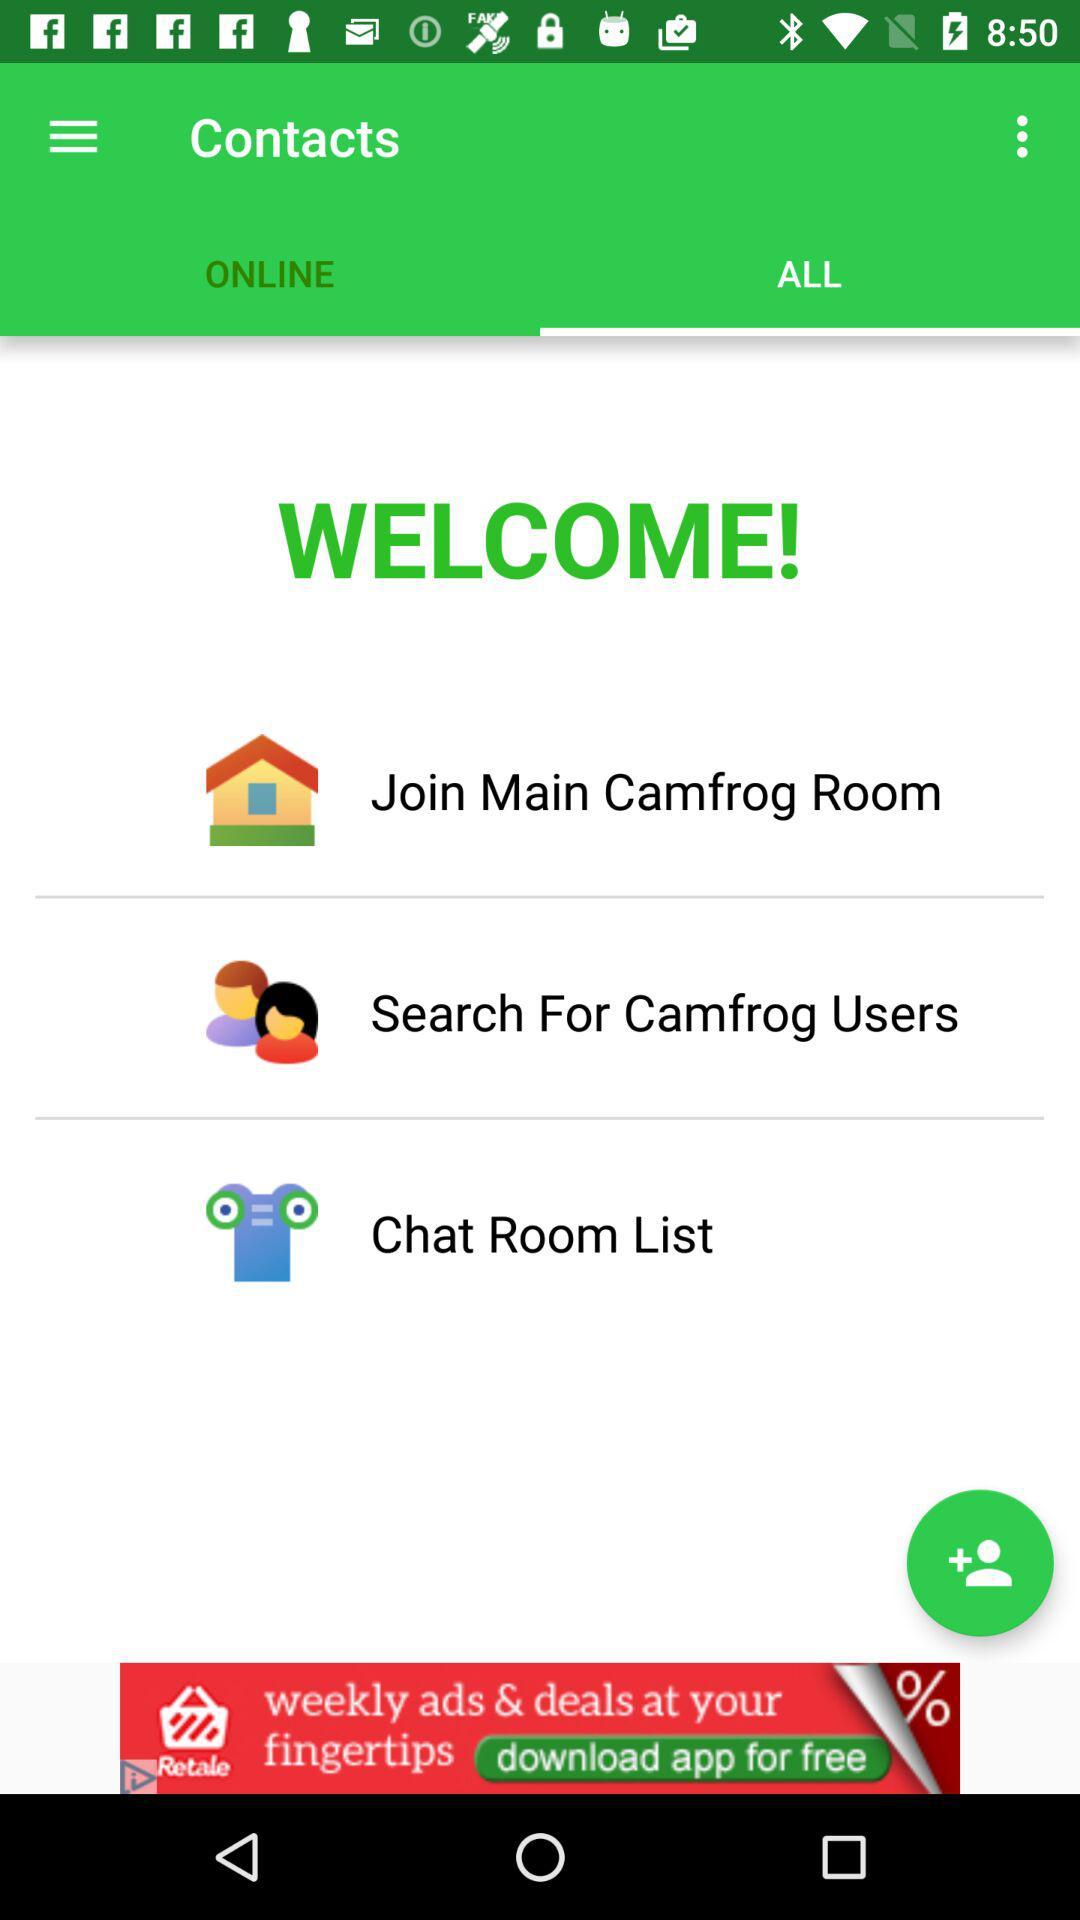  I want to click on the follow icon, so click(979, 1562).